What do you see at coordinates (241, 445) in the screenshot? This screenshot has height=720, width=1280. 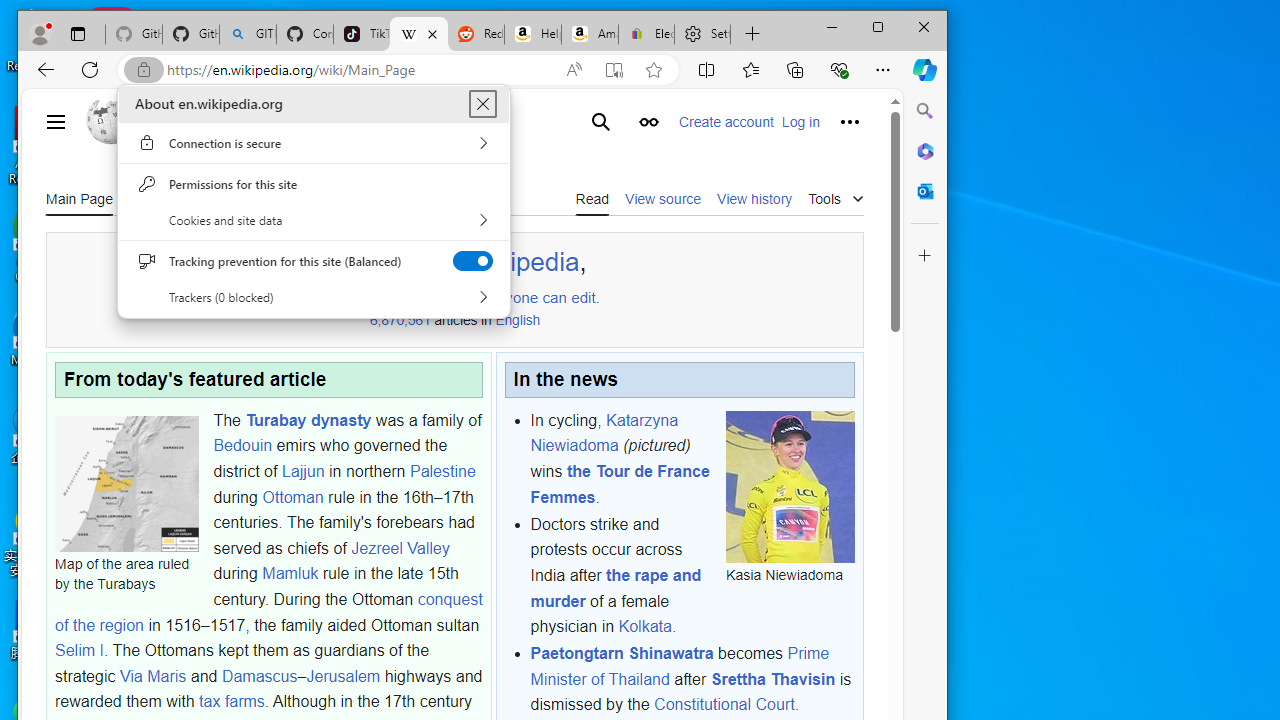 I see `'Bedouin'` at bounding box center [241, 445].